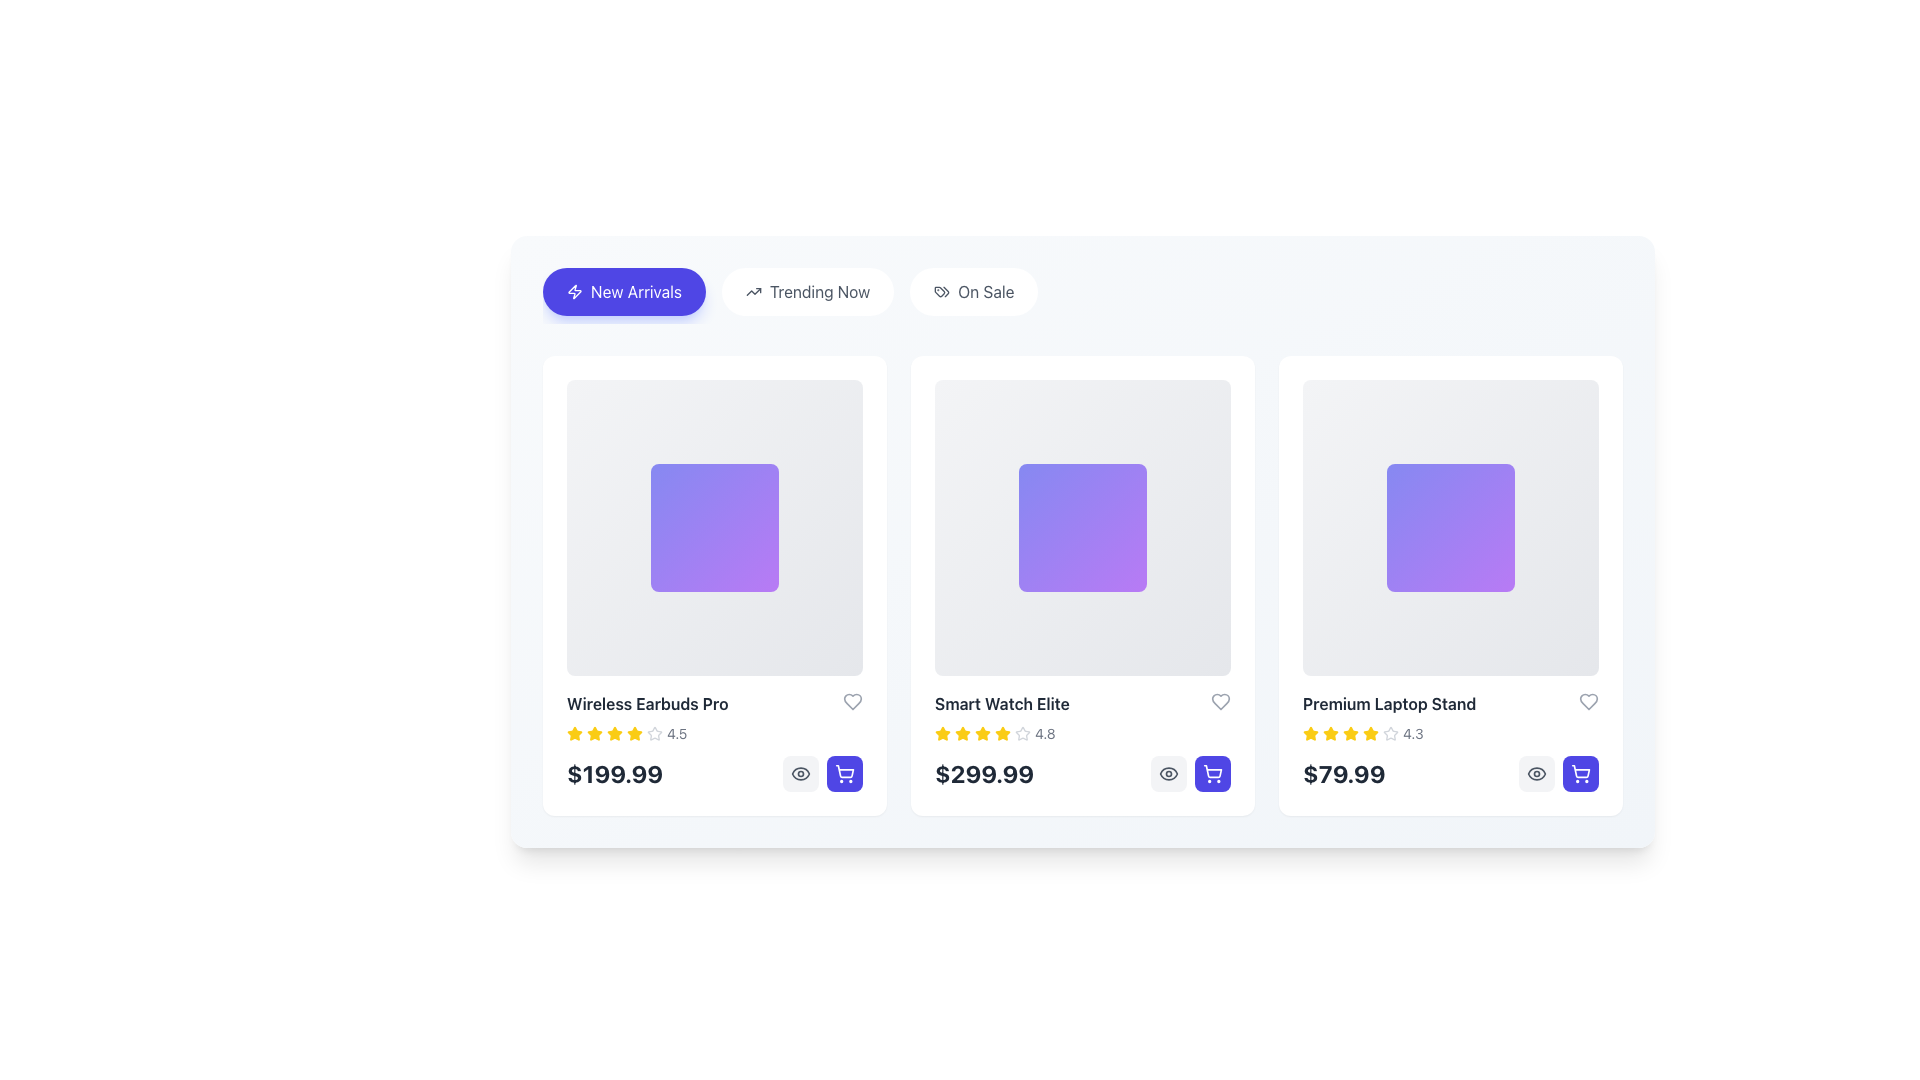 Image resolution: width=1920 pixels, height=1080 pixels. Describe the element at coordinates (574, 292) in the screenshot. I see `the small square icon with a lightning bolt symbol inside the blue, pill-shaped button labeled 'New Arrivals', located in the top-left section of the interface` at that location.